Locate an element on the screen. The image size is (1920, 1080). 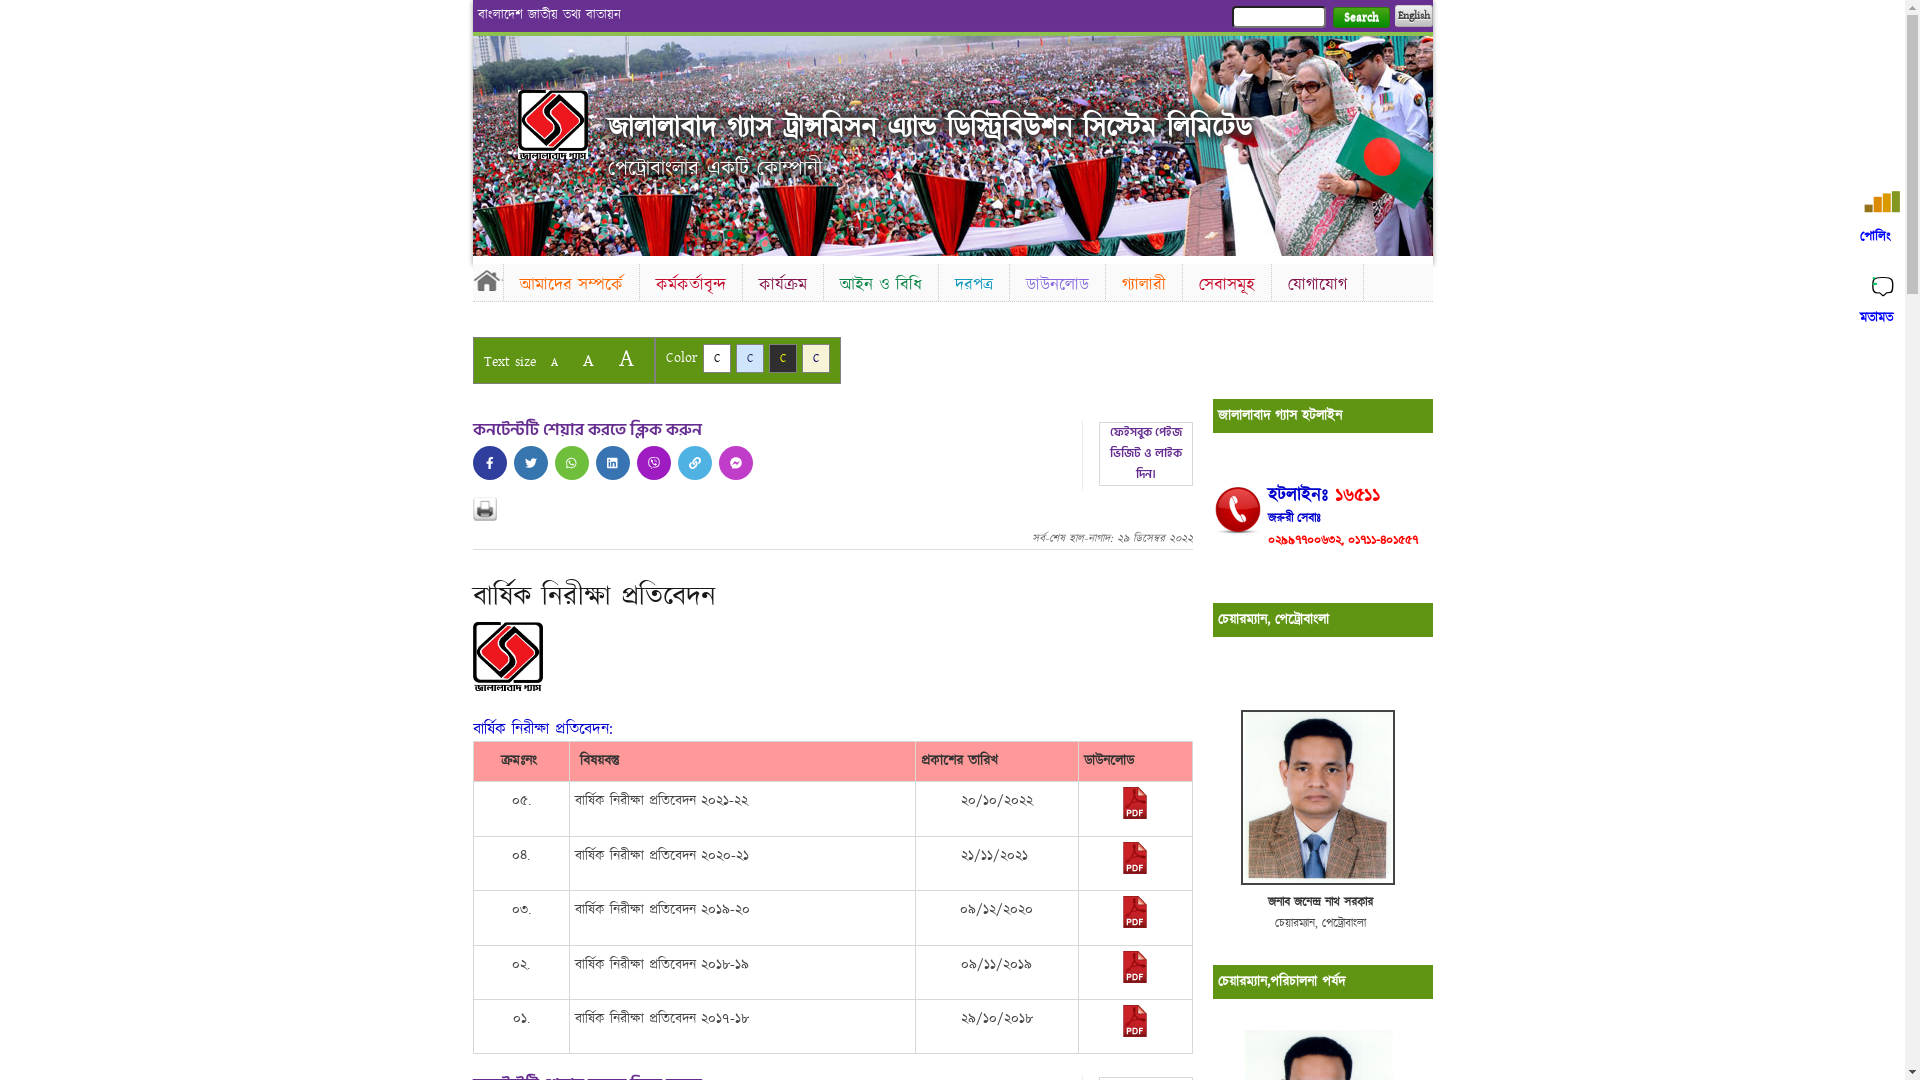
'Home' is located at coordinates (486, 280).